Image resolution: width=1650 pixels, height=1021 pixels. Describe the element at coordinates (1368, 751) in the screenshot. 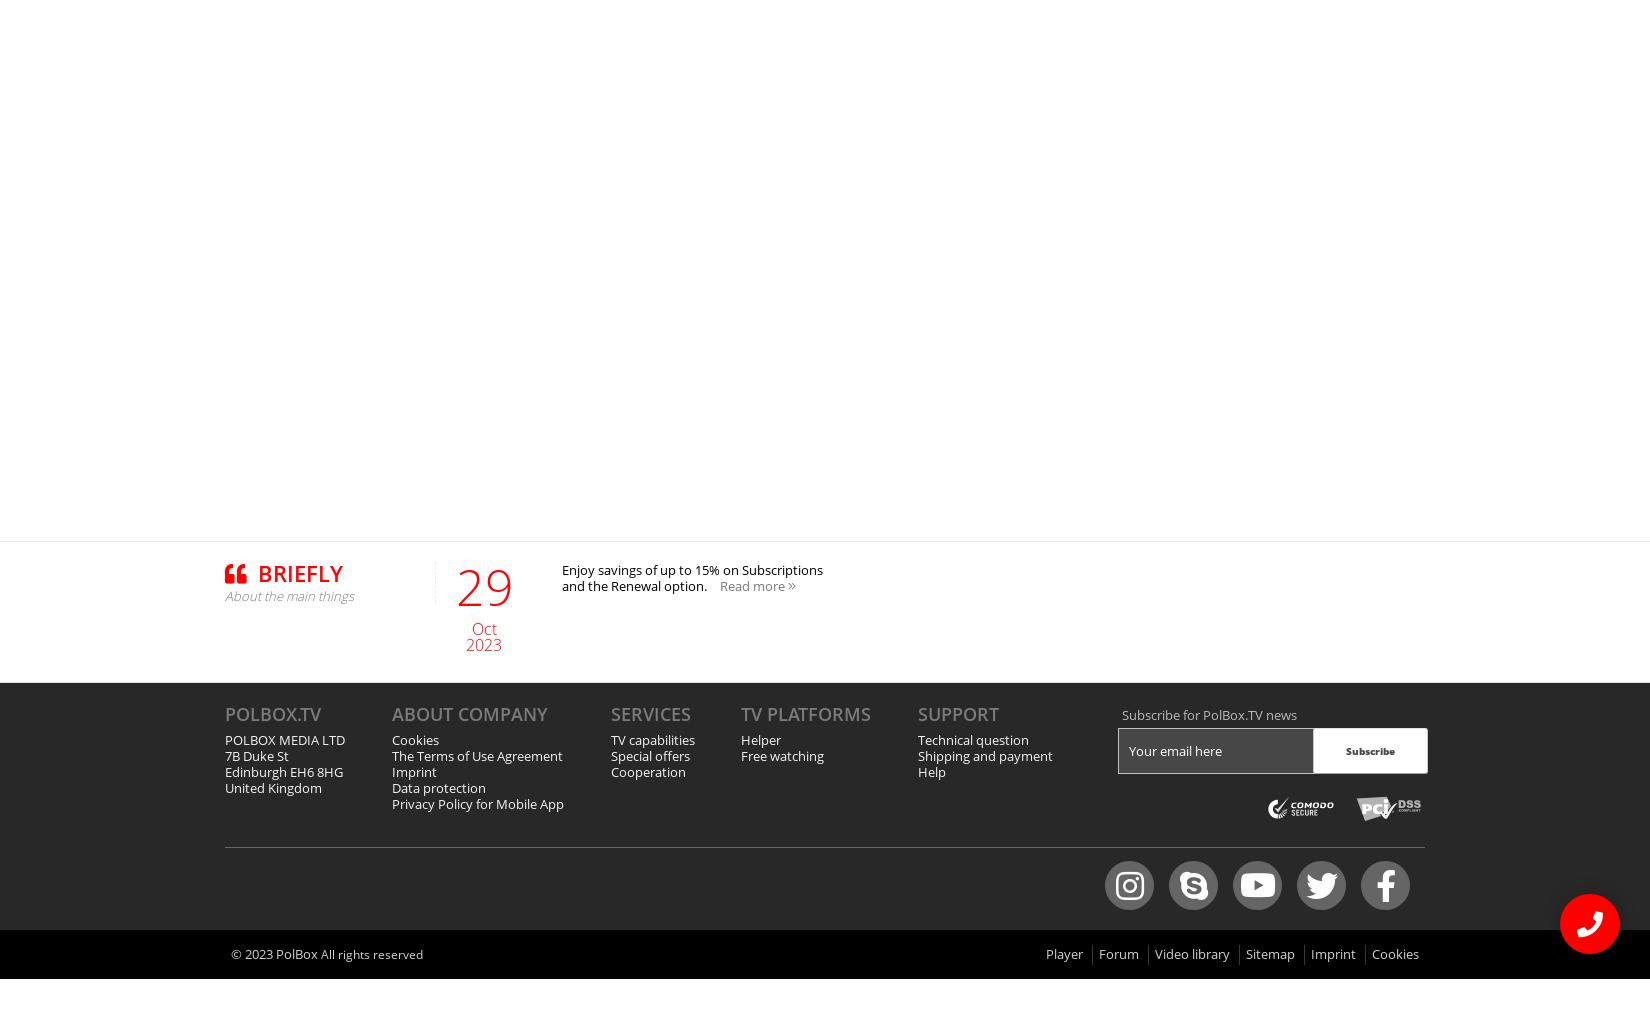

I see `'Subscribe'` at that location.